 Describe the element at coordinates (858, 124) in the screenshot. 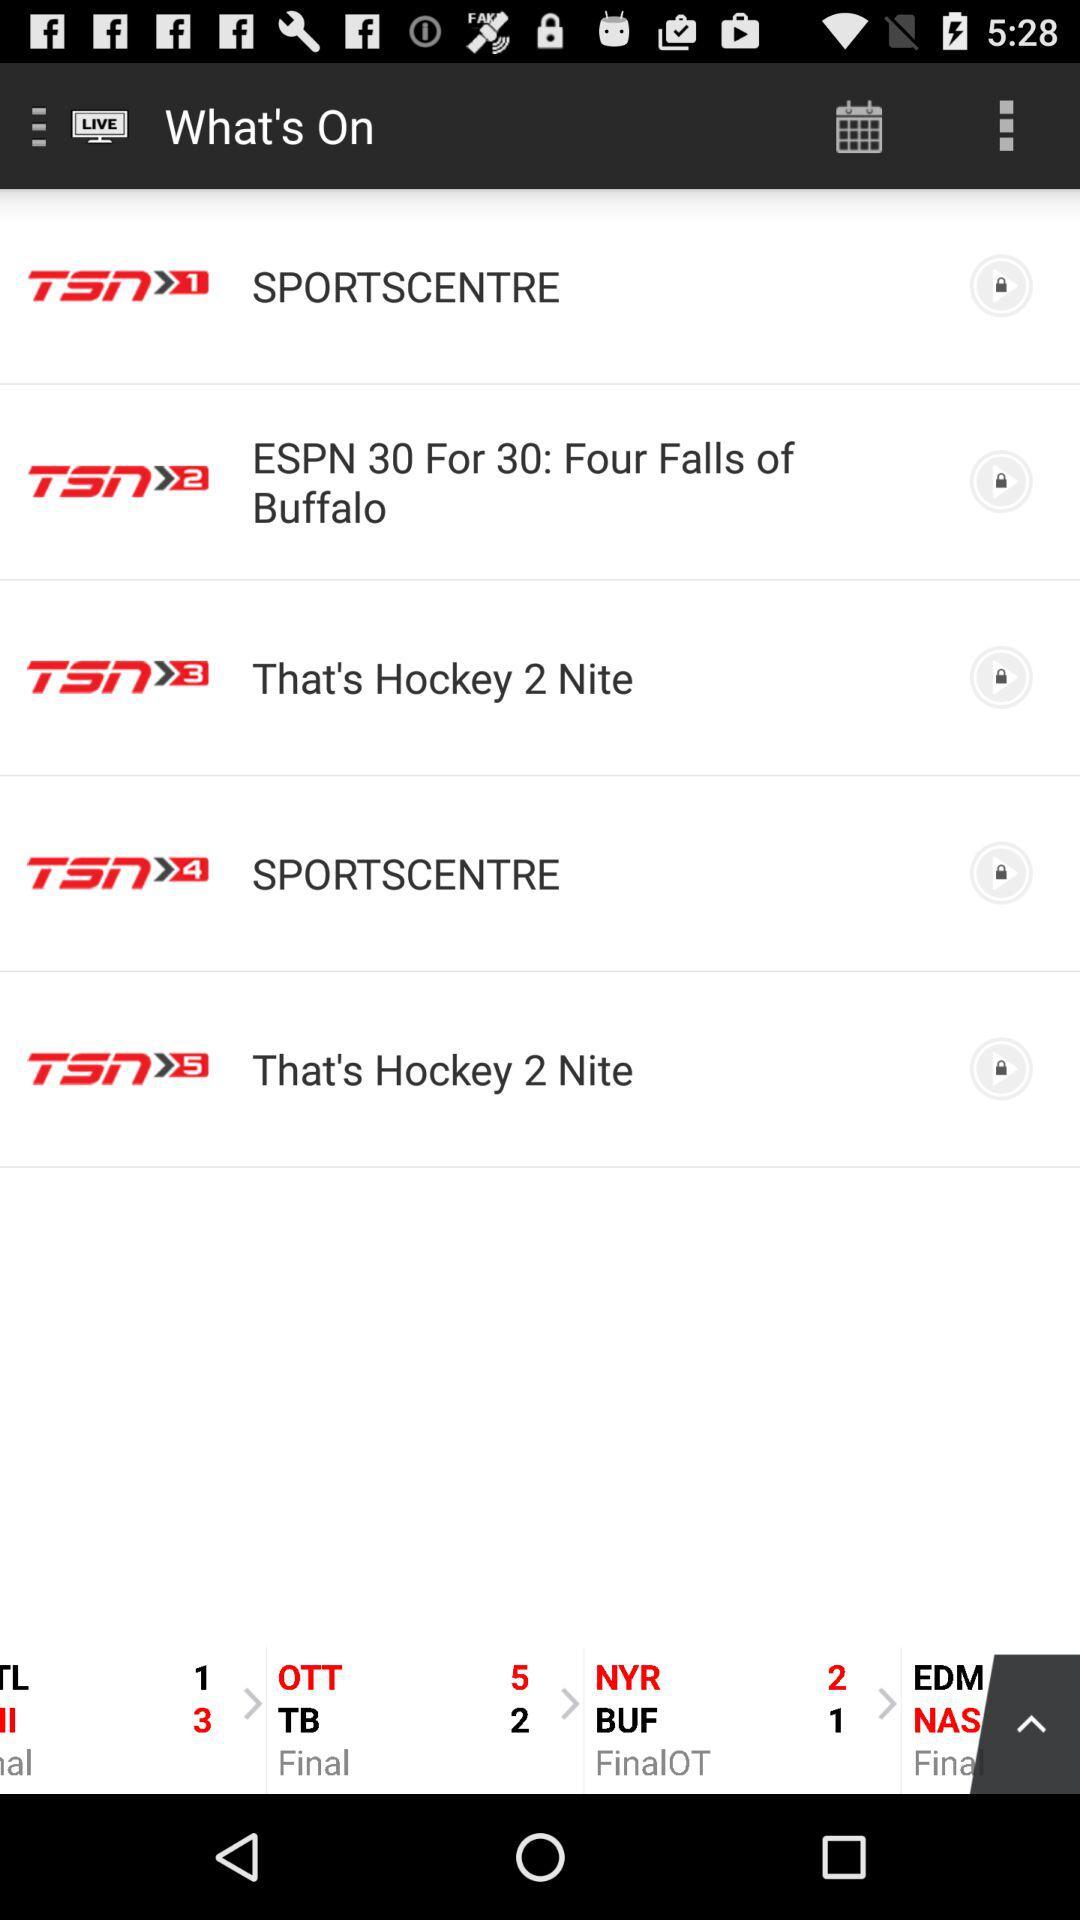

I see `change the day` at that location.